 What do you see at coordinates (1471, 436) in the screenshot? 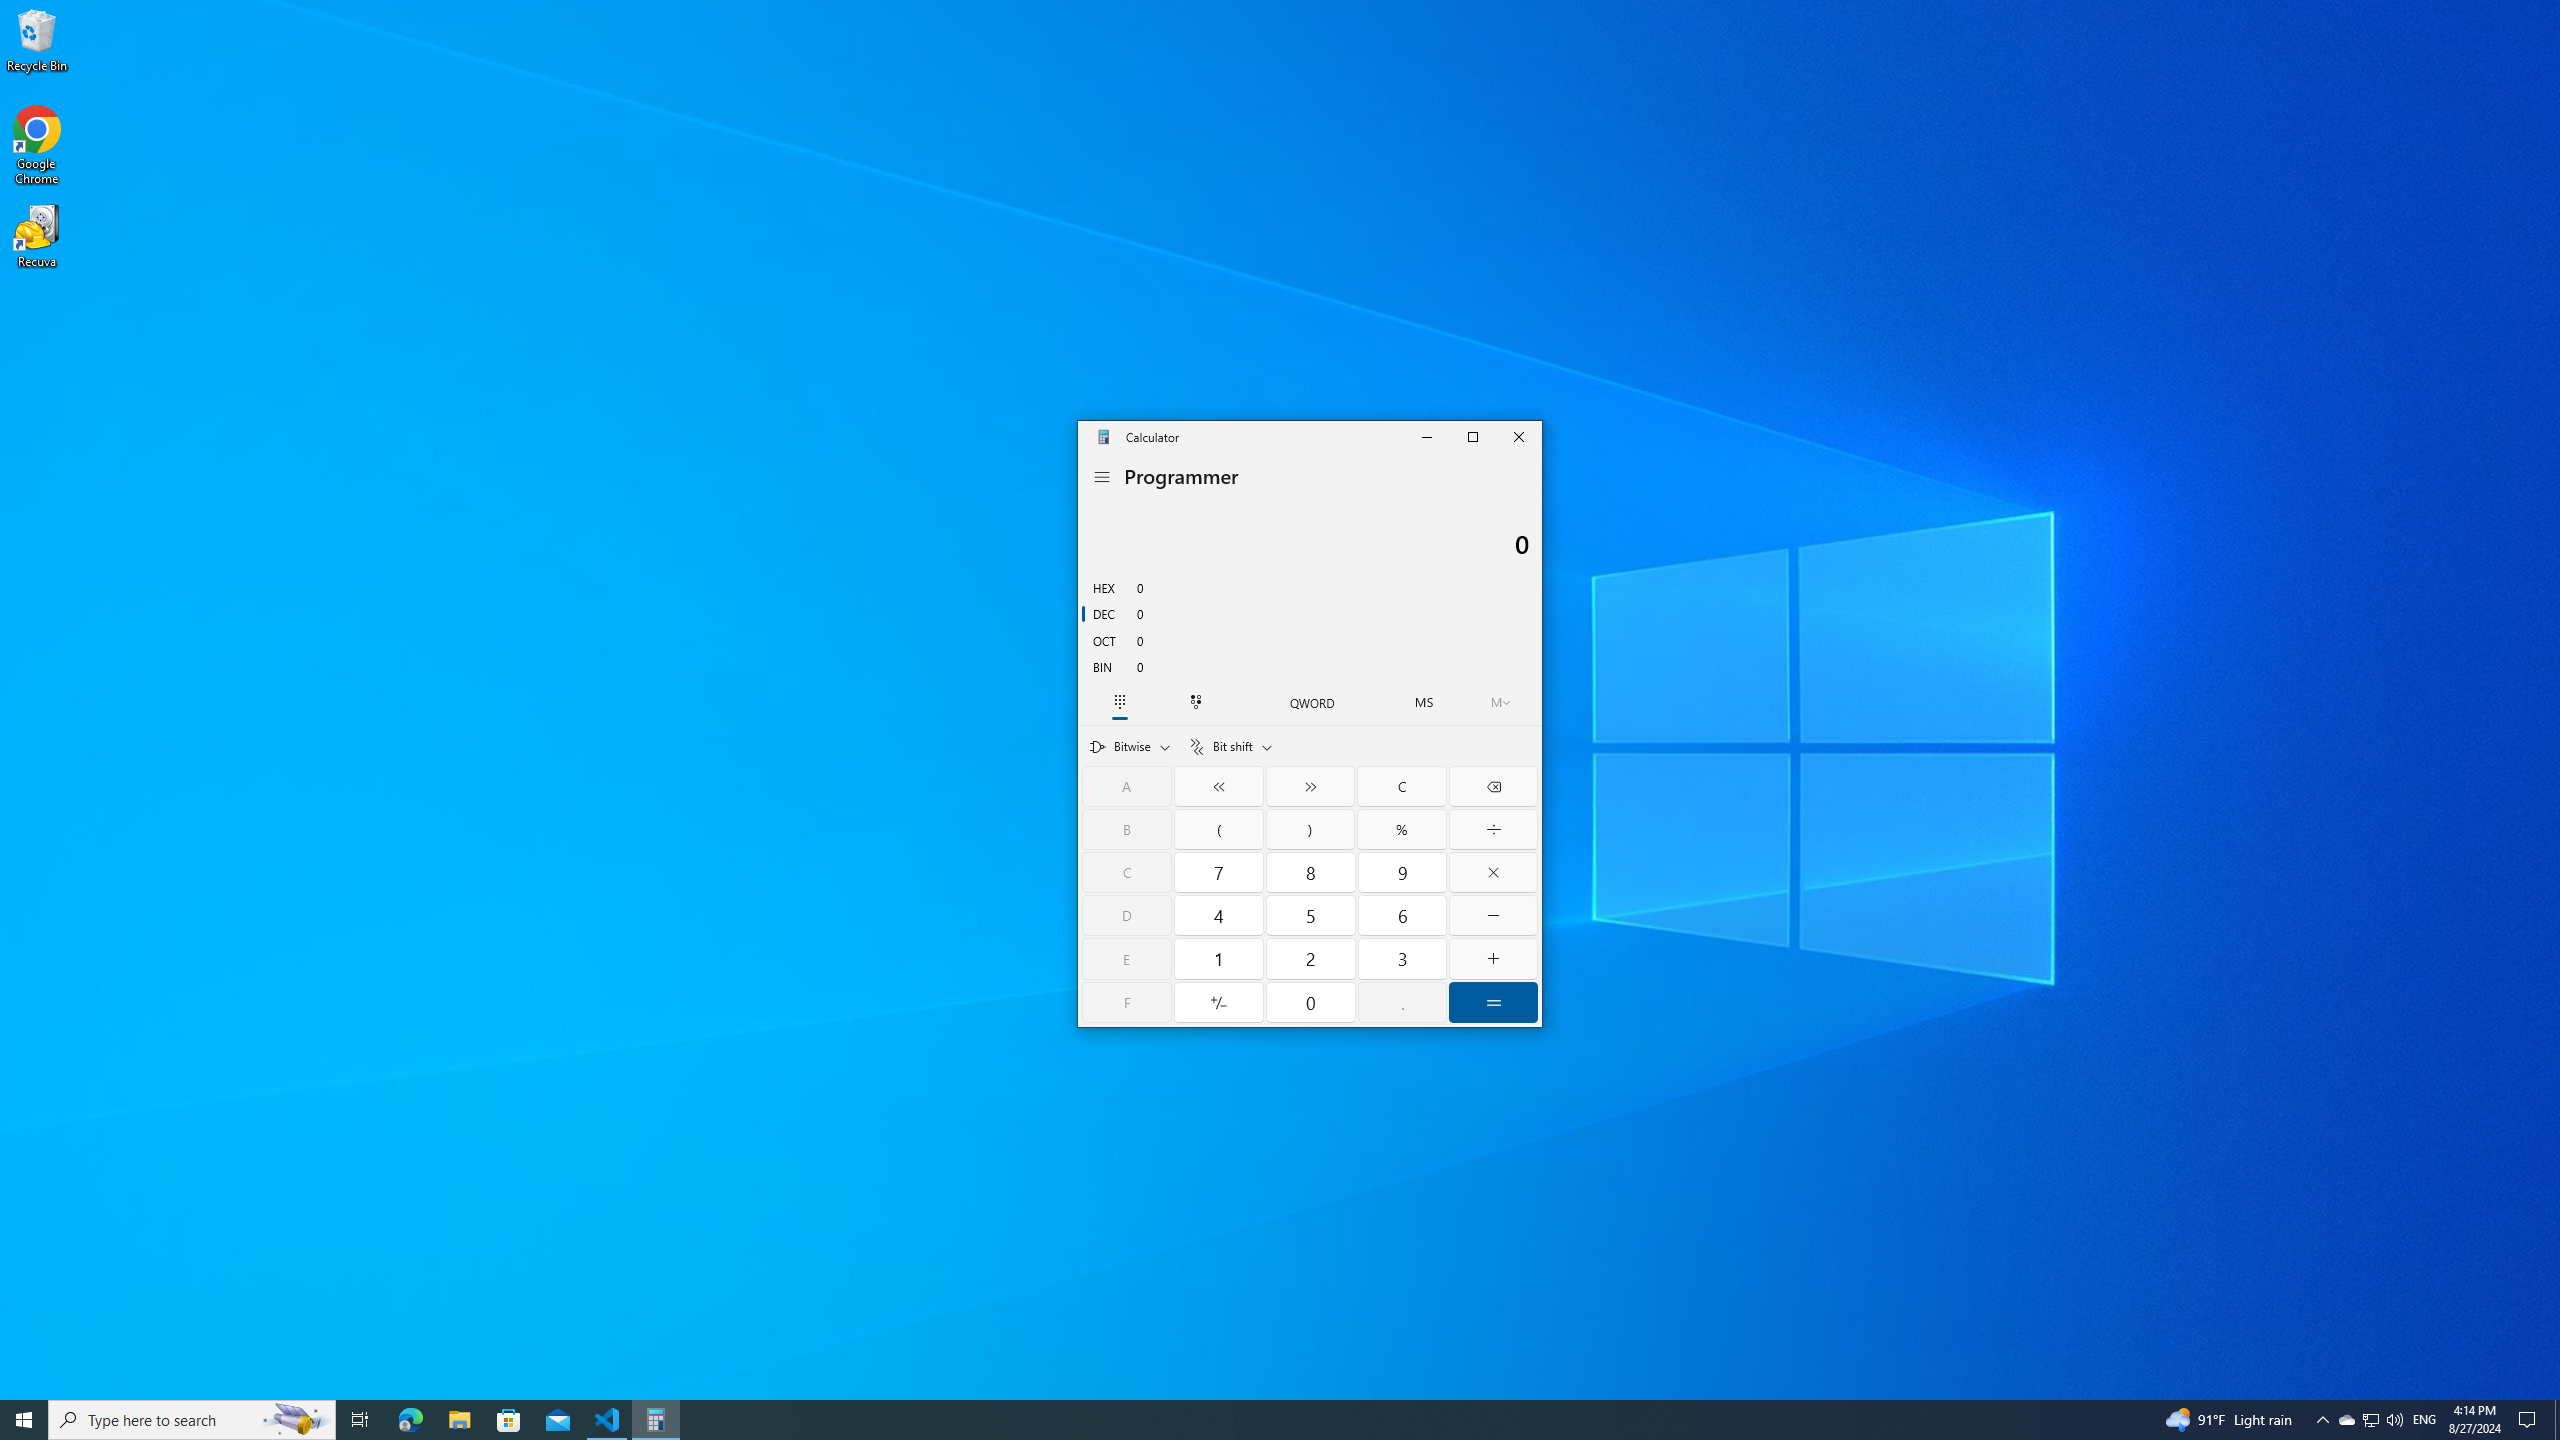
I see `'Maximize Calculator'` at bounding box center [1471, 436].